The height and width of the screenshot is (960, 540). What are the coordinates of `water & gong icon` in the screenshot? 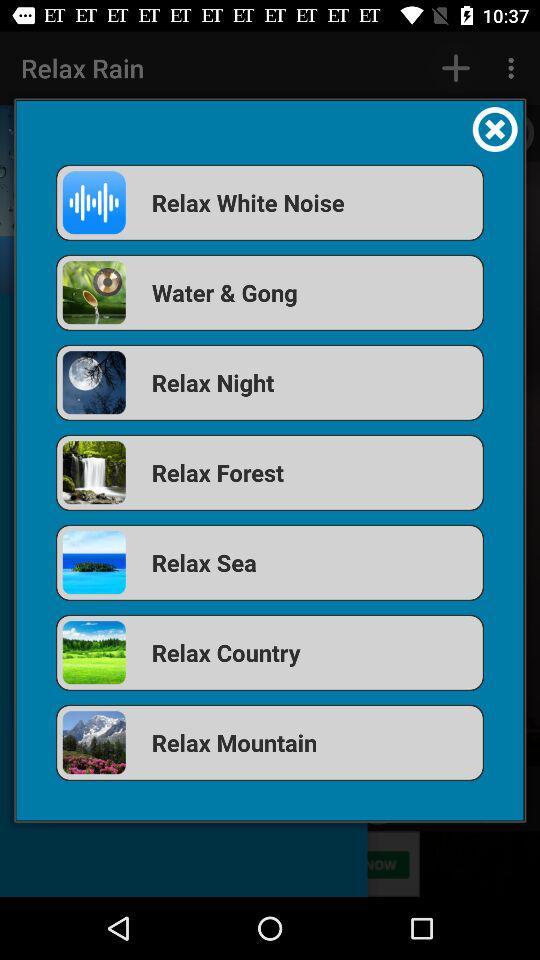 It's located at (270, 291).